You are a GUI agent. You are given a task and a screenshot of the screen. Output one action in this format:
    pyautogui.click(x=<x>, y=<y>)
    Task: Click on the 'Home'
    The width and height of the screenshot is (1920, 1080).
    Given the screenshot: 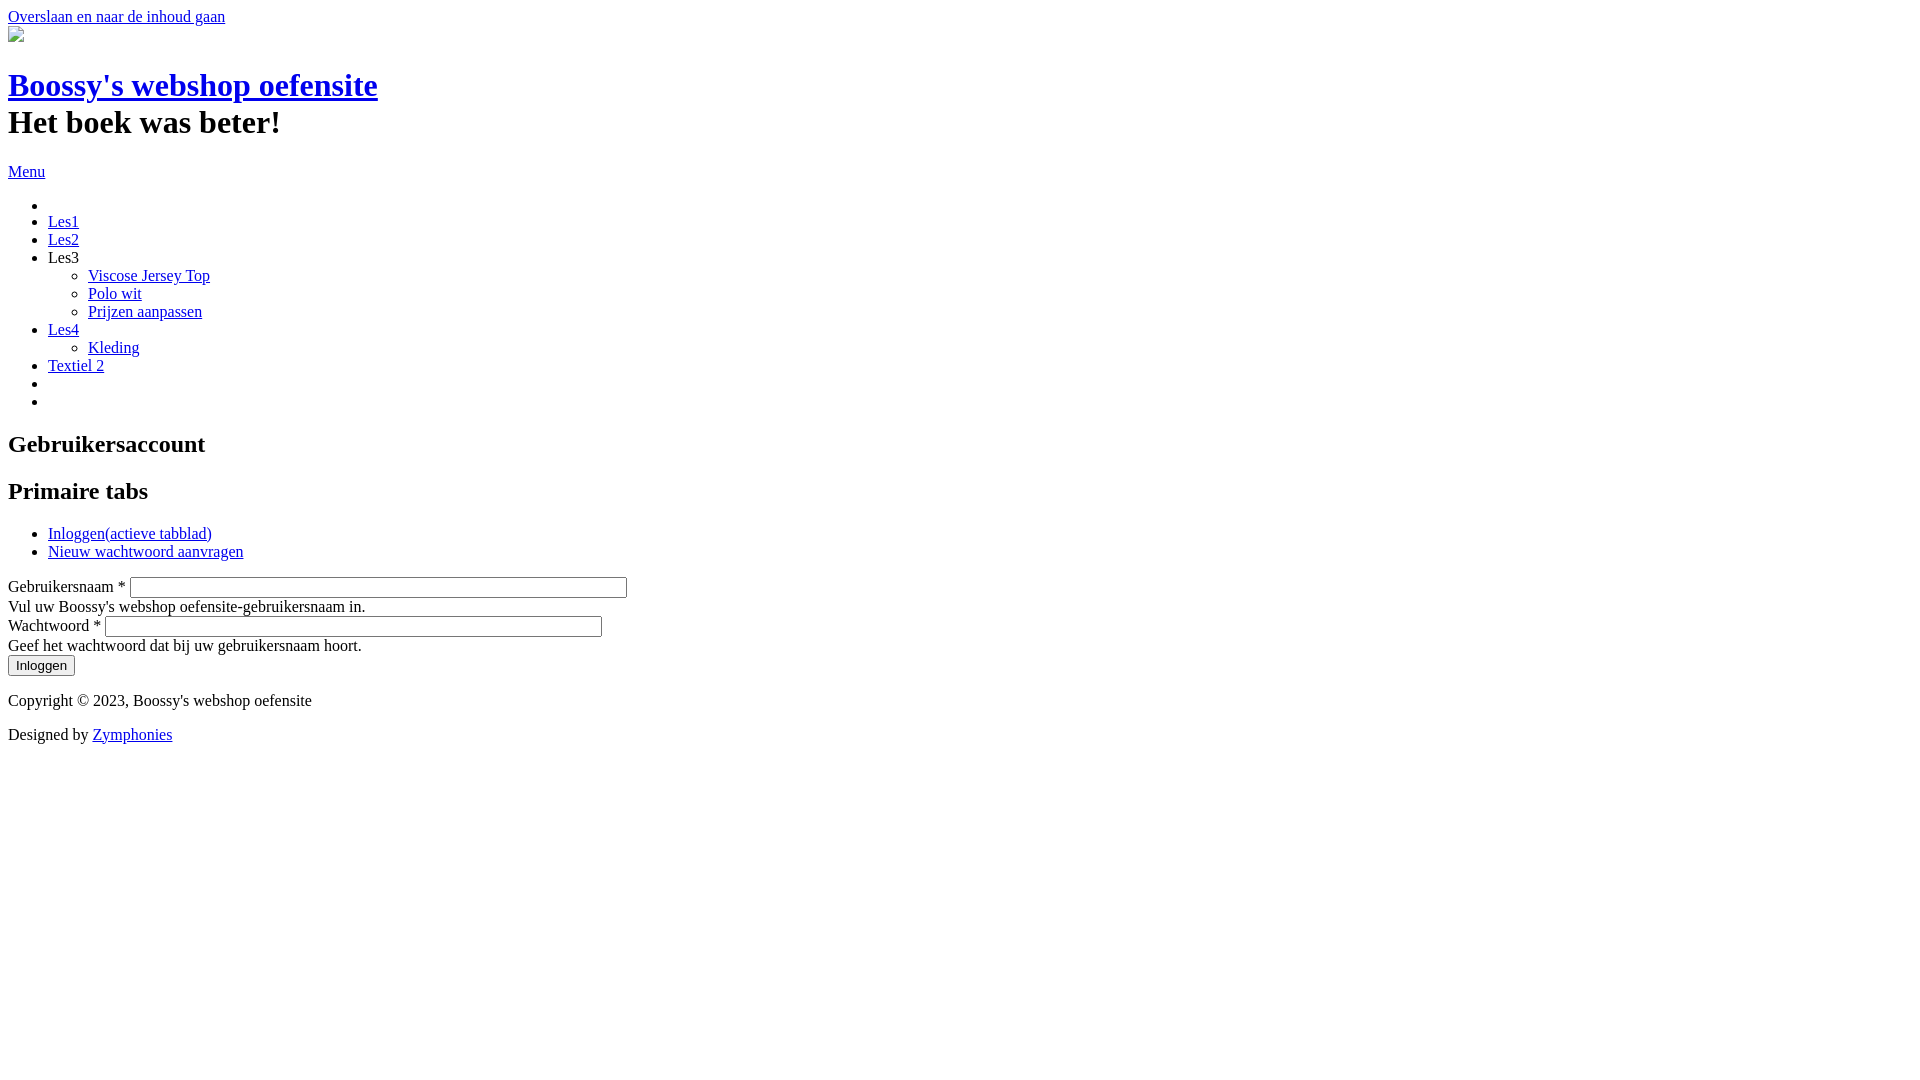 What is the action you would take?
    pyautogui.click(x=15, y=36)
    